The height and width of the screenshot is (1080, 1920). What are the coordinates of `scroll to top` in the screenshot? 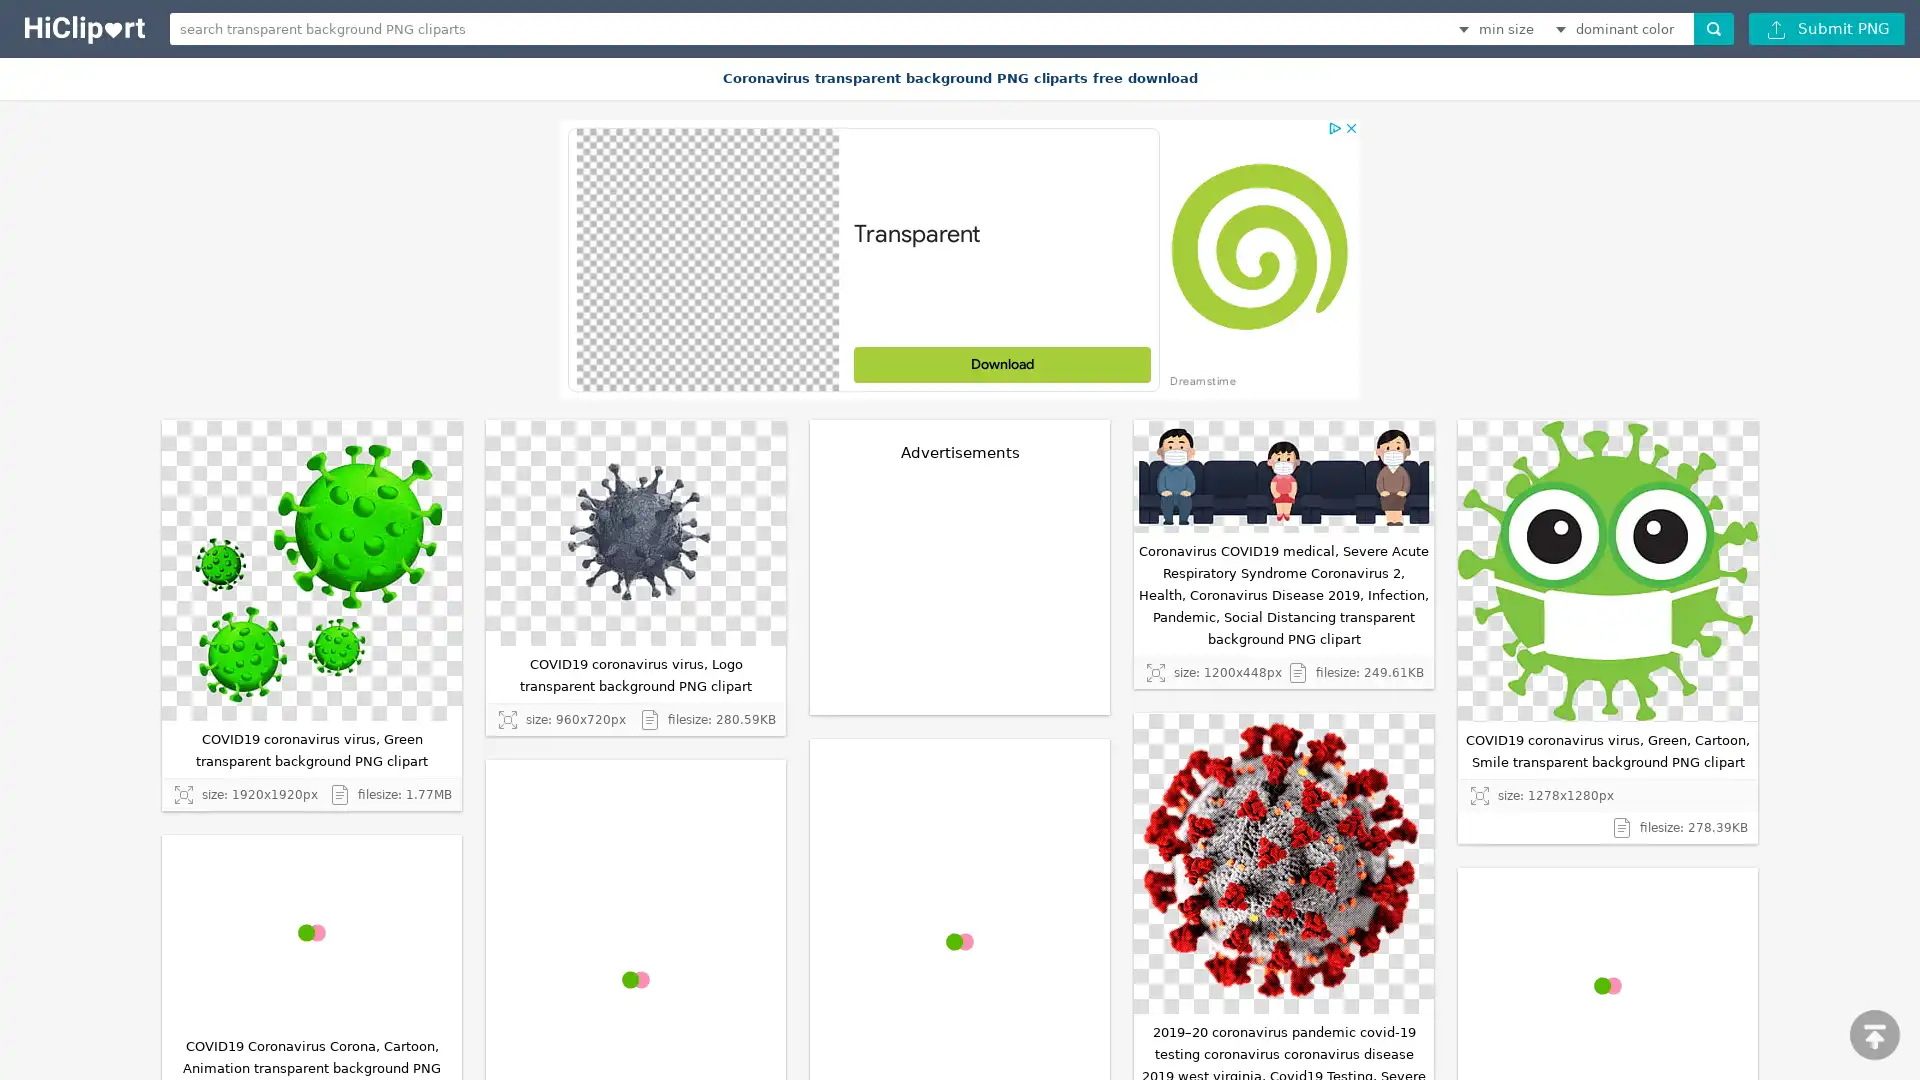 It's located at (1874, 1034).